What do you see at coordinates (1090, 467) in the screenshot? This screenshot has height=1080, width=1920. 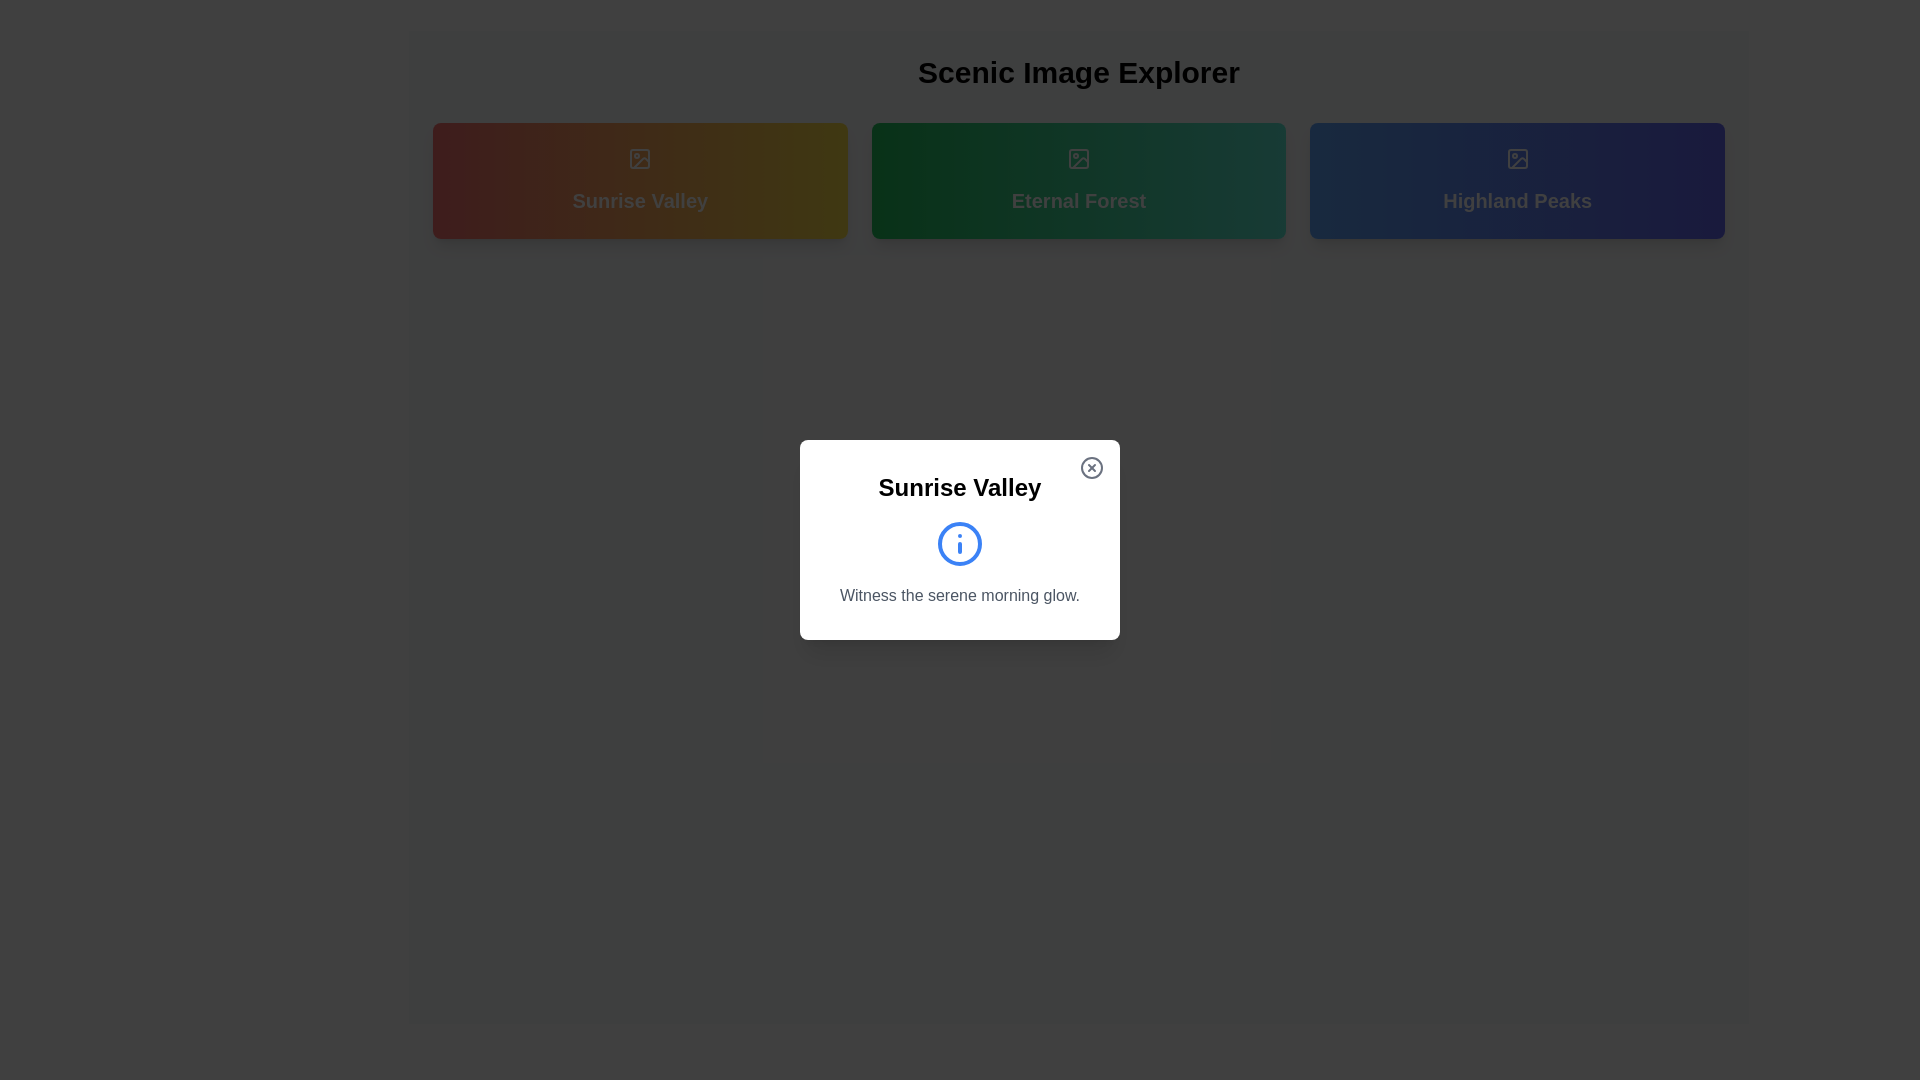 I see `the circular close button with an 'X' icon located in the top-right corner of the modal box for 'Sunrise Valley'` at bounding box center [1090, 467].